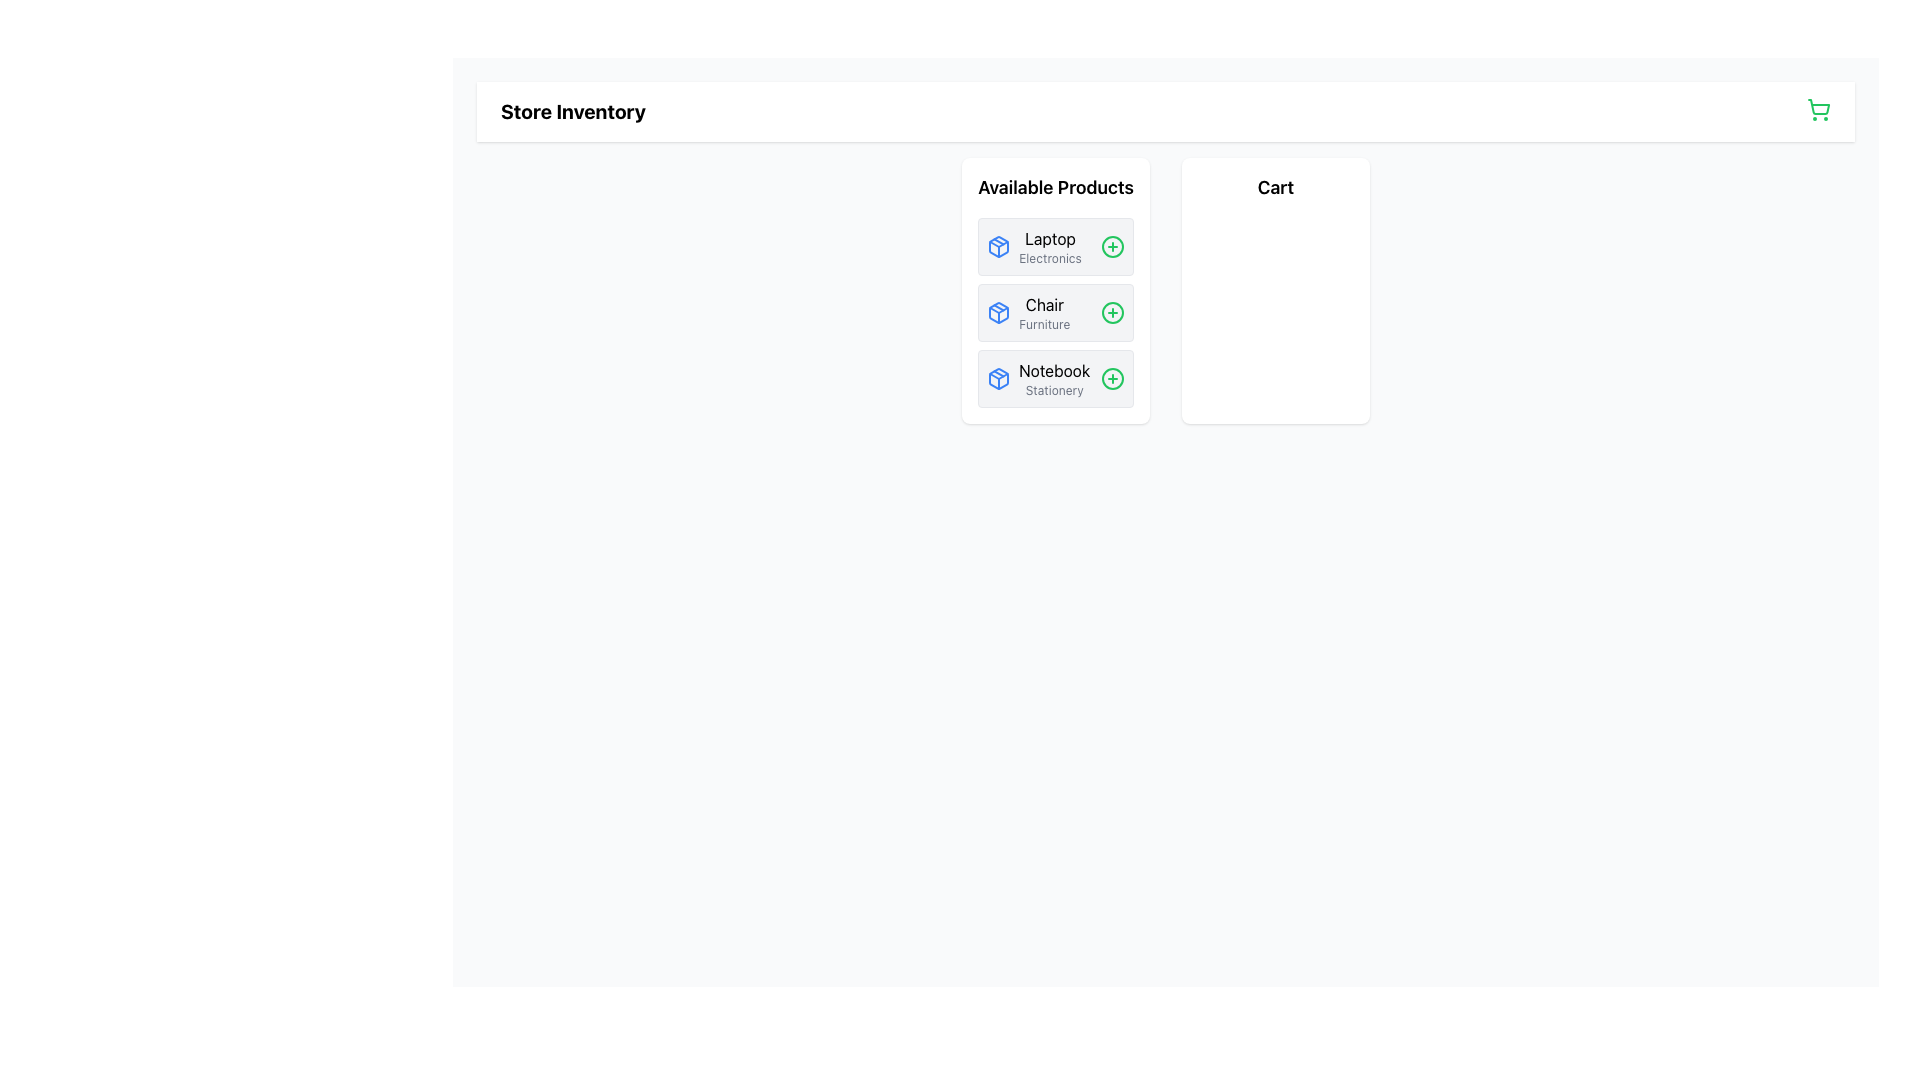 The image size is (1920, 1080). I want to click on the blue-colored vector icon representing a package or box located in the 'Available Products' list under the 'Notebook' entry, positioned to the left of the text labels, so click(999, 378).